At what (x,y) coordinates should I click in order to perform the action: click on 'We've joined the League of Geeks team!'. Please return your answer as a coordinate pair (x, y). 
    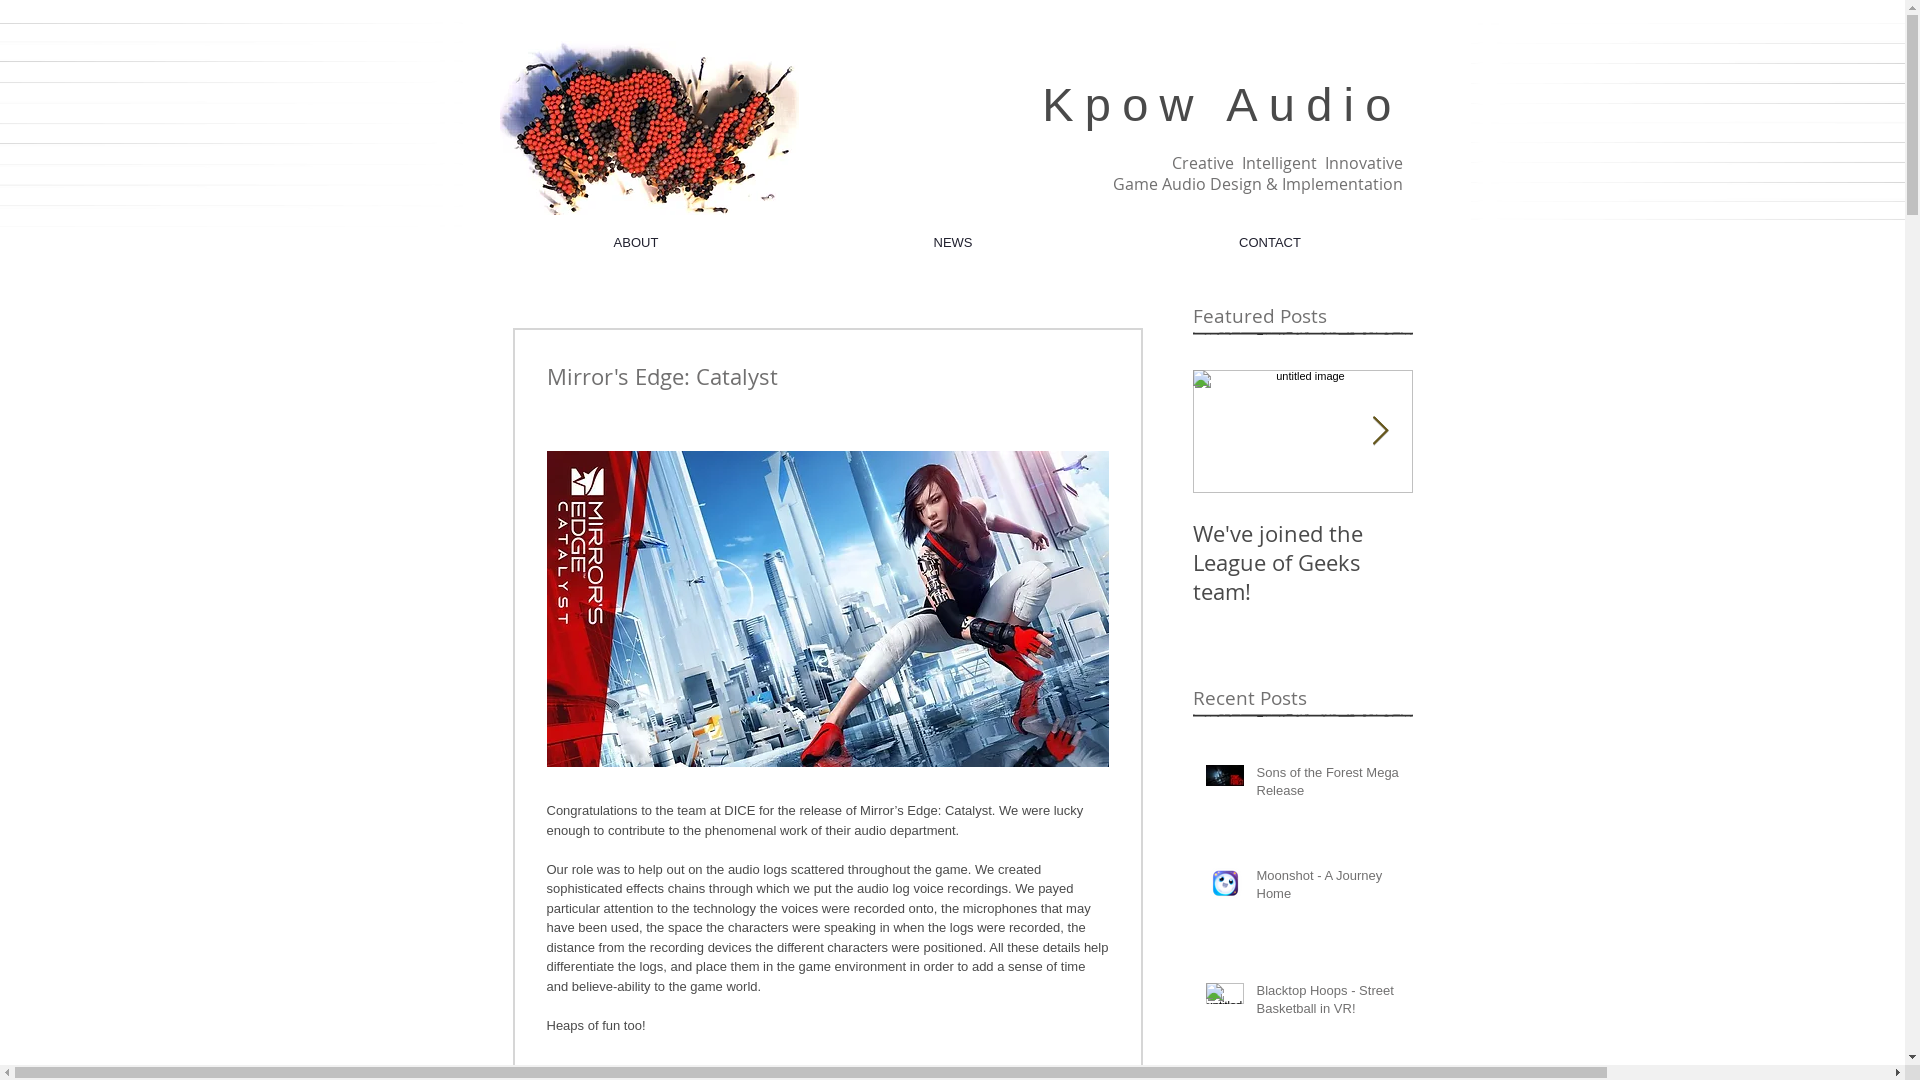
    Looking at the image, I should click on (1301, 562).